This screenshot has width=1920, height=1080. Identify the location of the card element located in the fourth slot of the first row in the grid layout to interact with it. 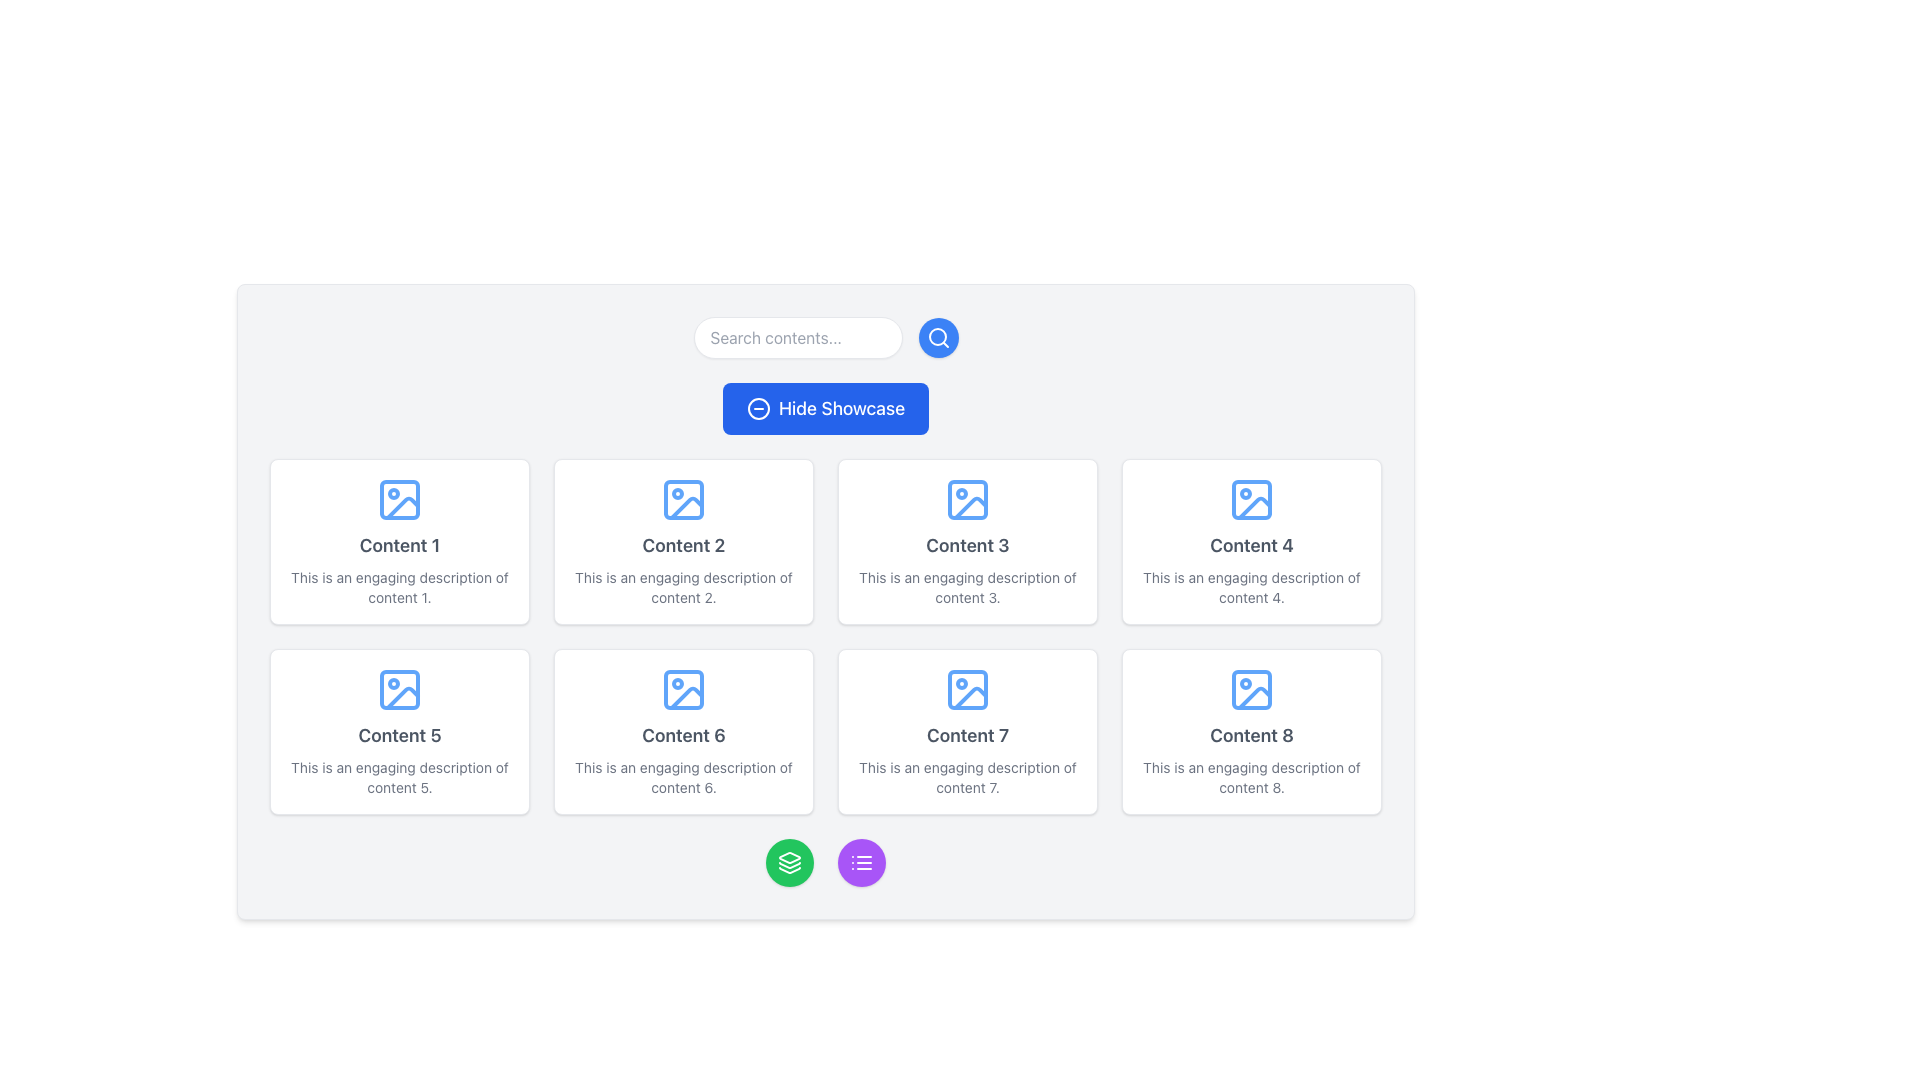
(1251, 542).